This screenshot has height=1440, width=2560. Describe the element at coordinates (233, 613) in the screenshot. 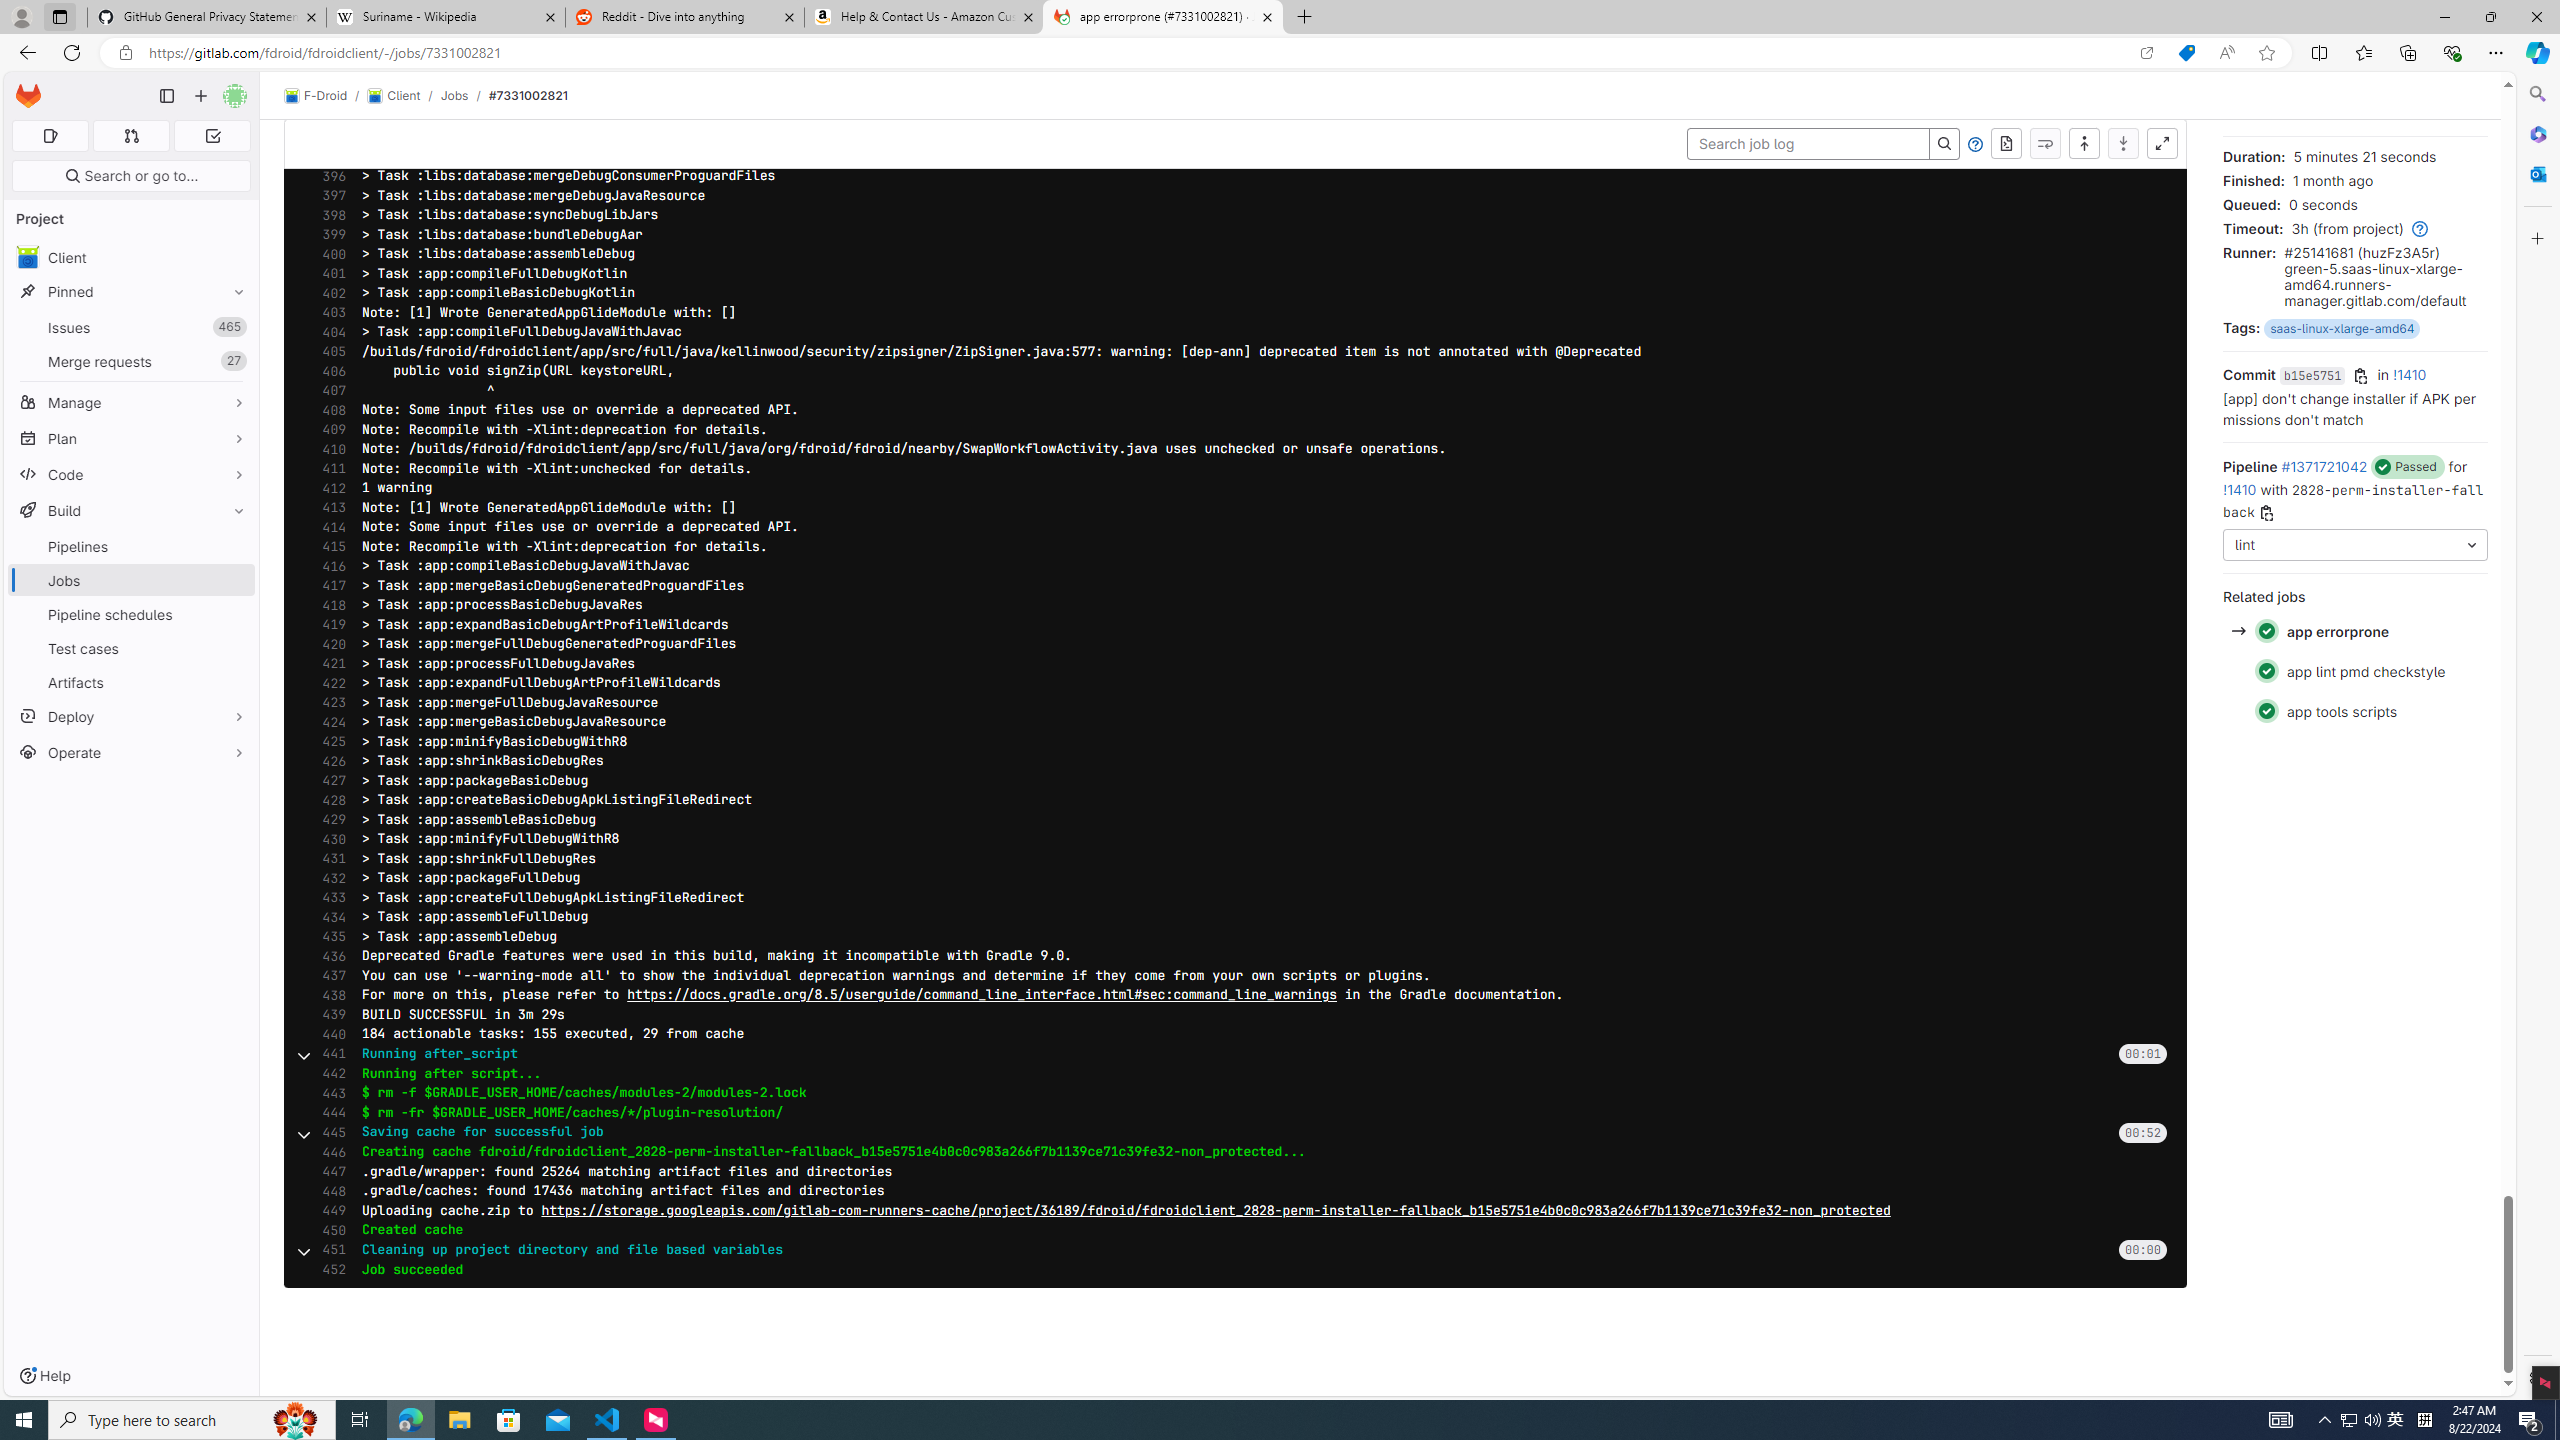

I see `'Pin Pipeline schedules'` at that location.